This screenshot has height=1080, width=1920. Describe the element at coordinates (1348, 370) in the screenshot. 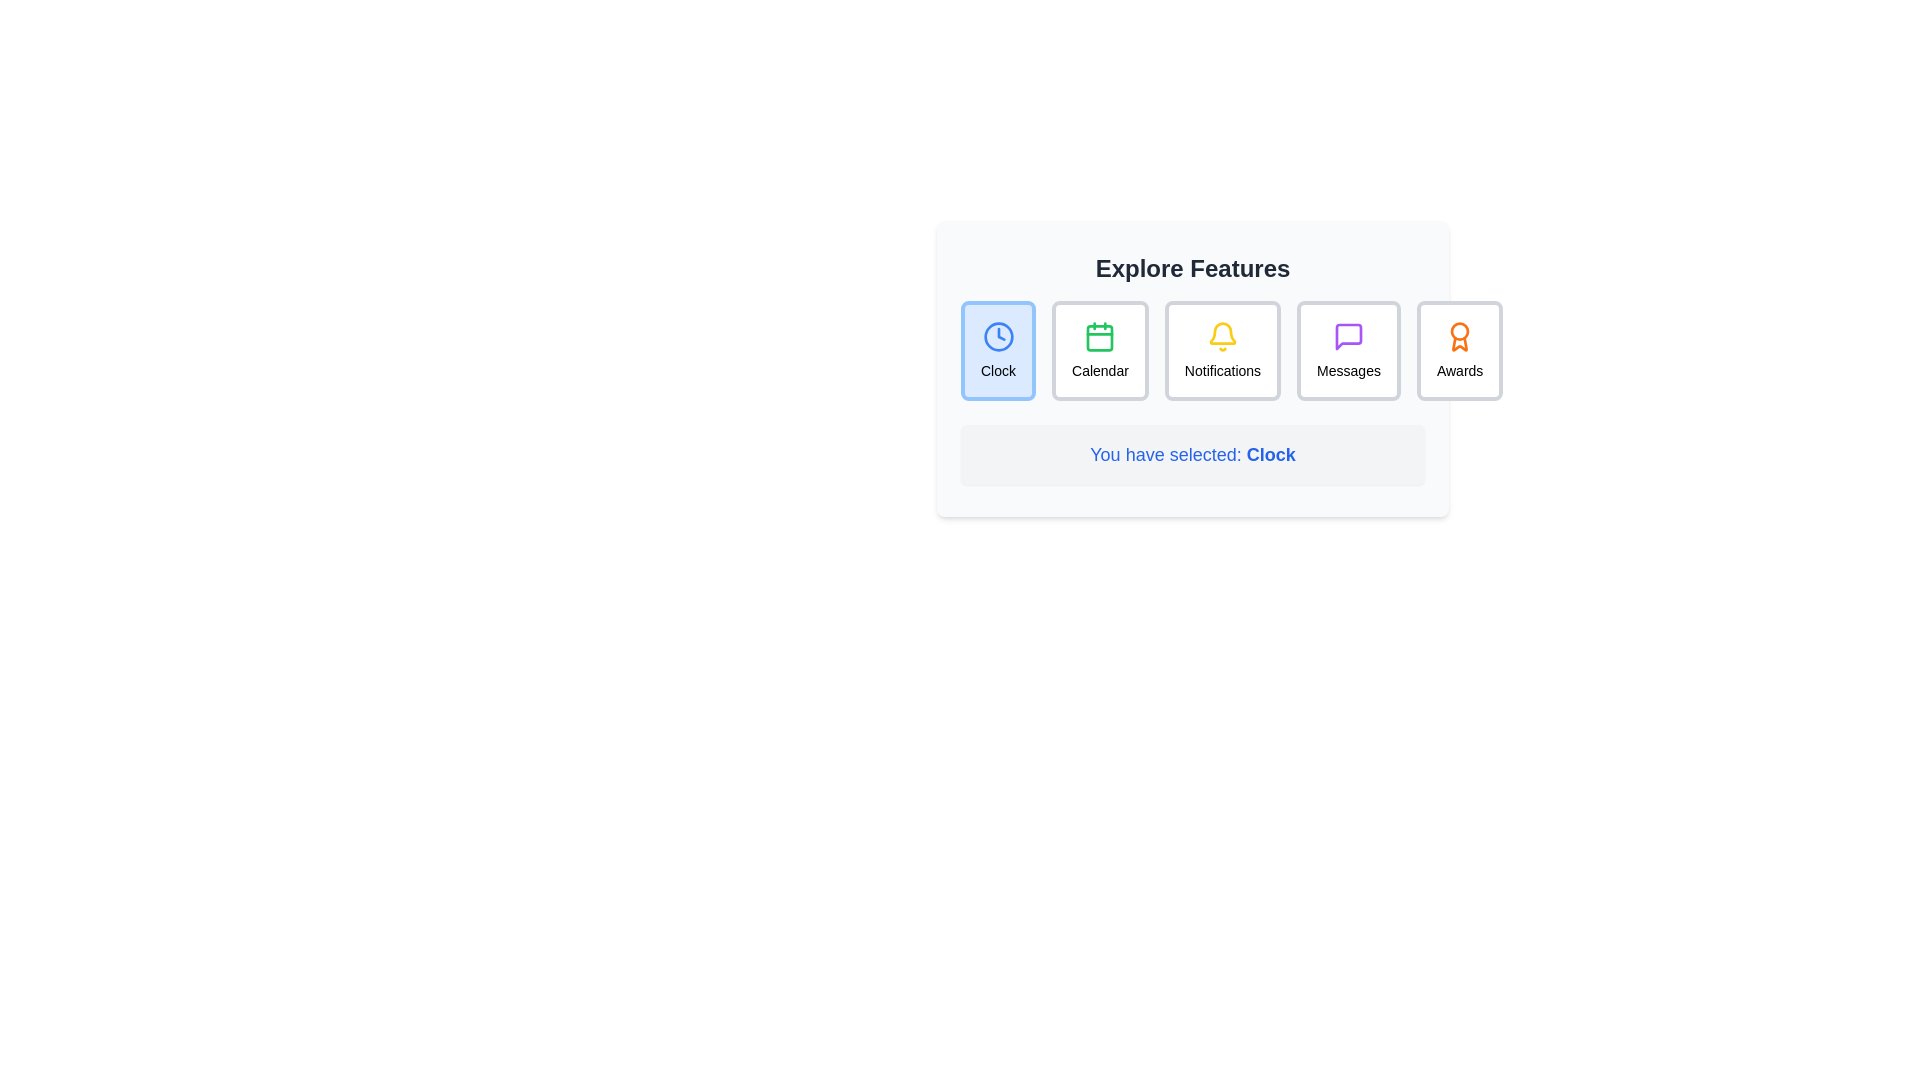

I see `the 'Messages' text label, which is positioned below a speech bubble icon, to indicate its association with messaging features` at that location.